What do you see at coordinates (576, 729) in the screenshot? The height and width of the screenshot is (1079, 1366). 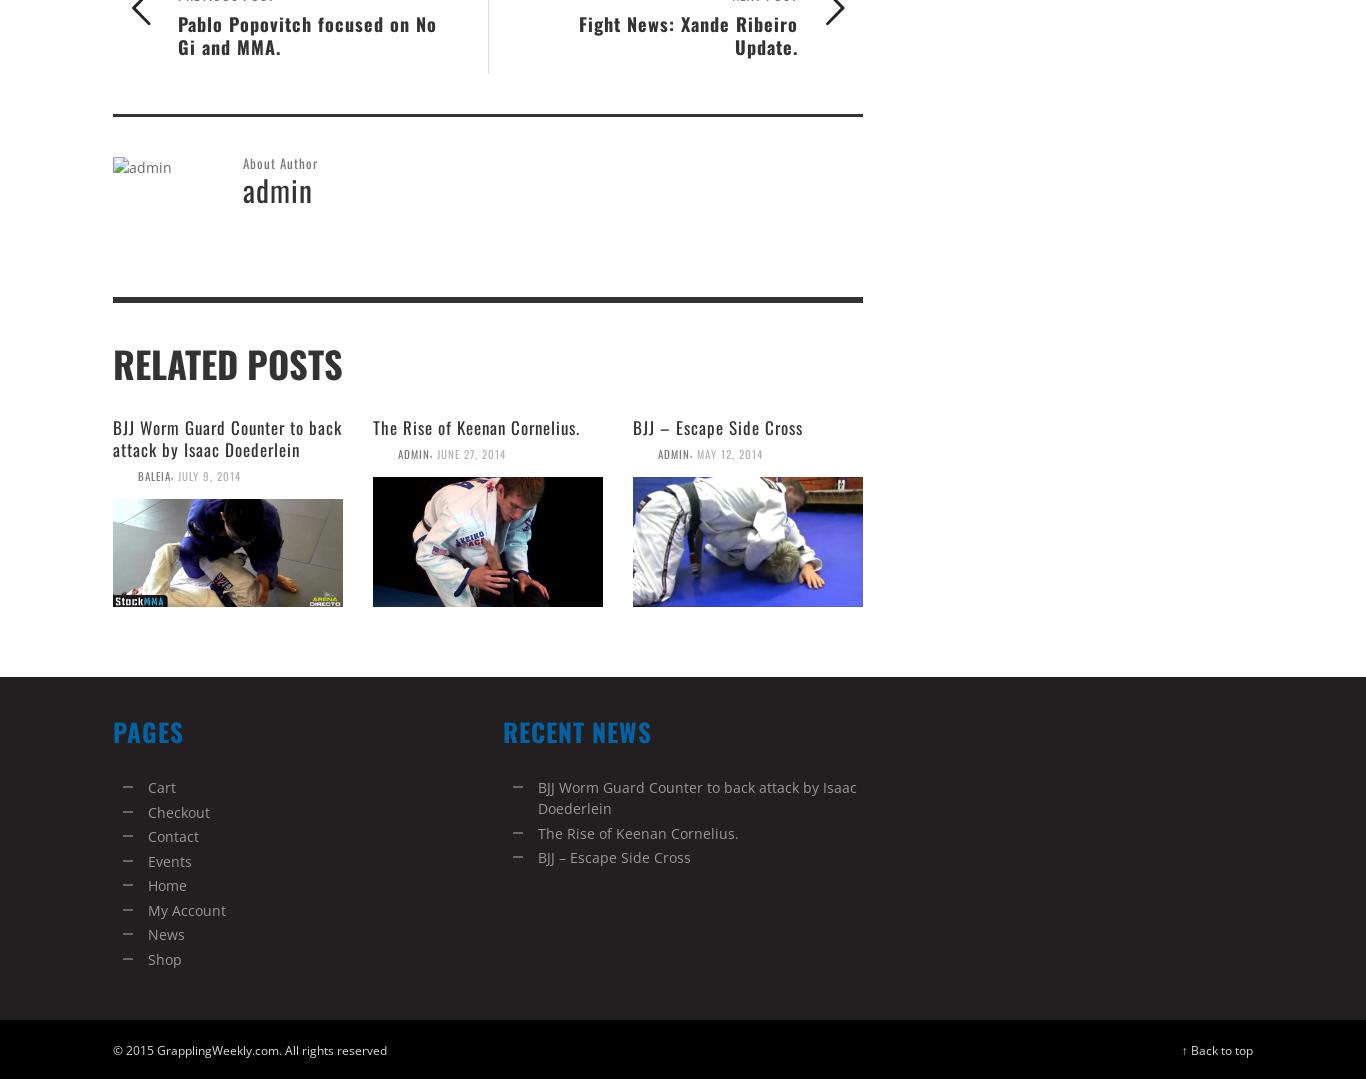 I see `'Recent News'` at bounding box center [576, 729].